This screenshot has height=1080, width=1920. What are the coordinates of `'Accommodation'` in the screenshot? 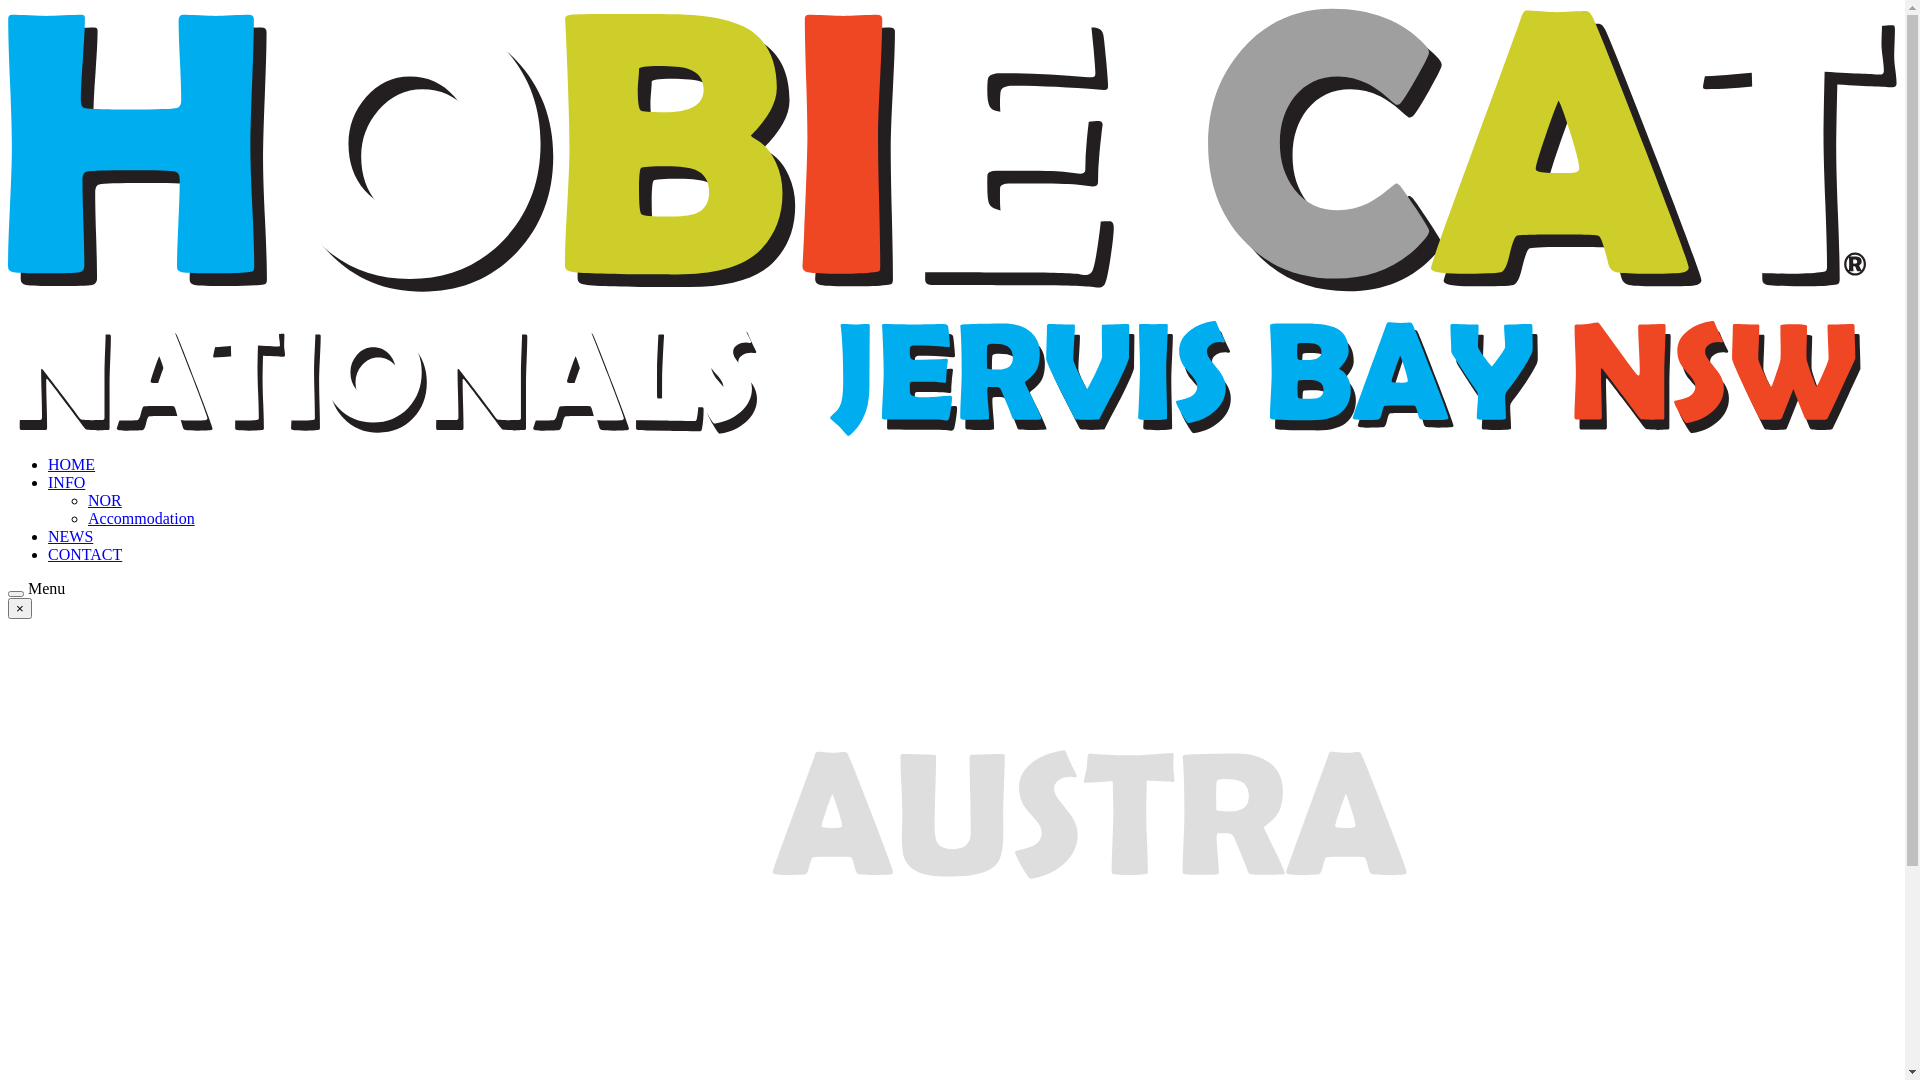 It's located at (140, 517).